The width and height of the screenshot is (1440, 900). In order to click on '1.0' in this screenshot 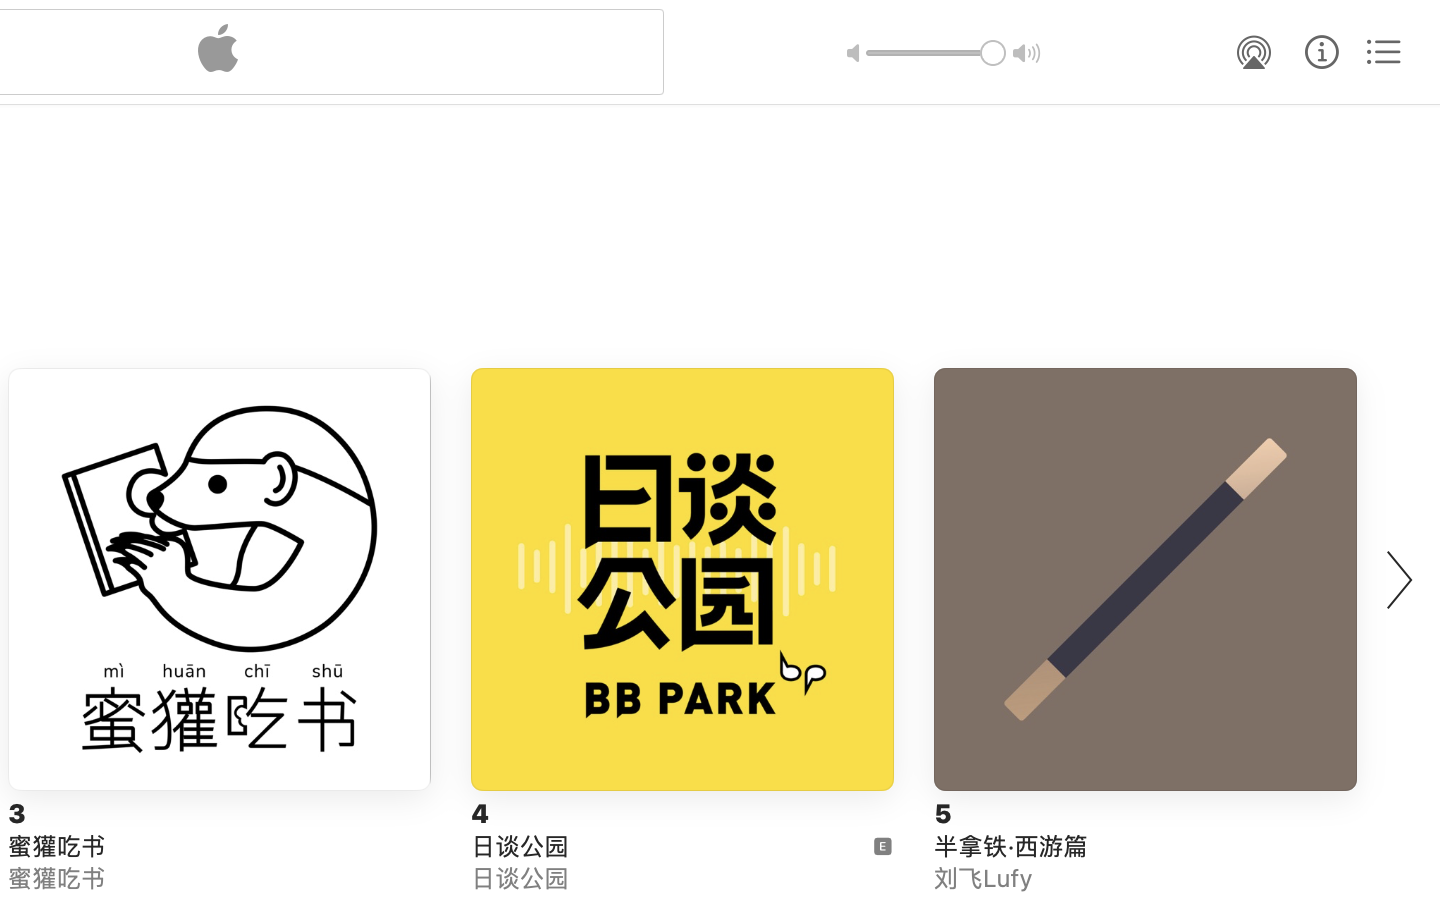, I will do `click(936, 52)`.